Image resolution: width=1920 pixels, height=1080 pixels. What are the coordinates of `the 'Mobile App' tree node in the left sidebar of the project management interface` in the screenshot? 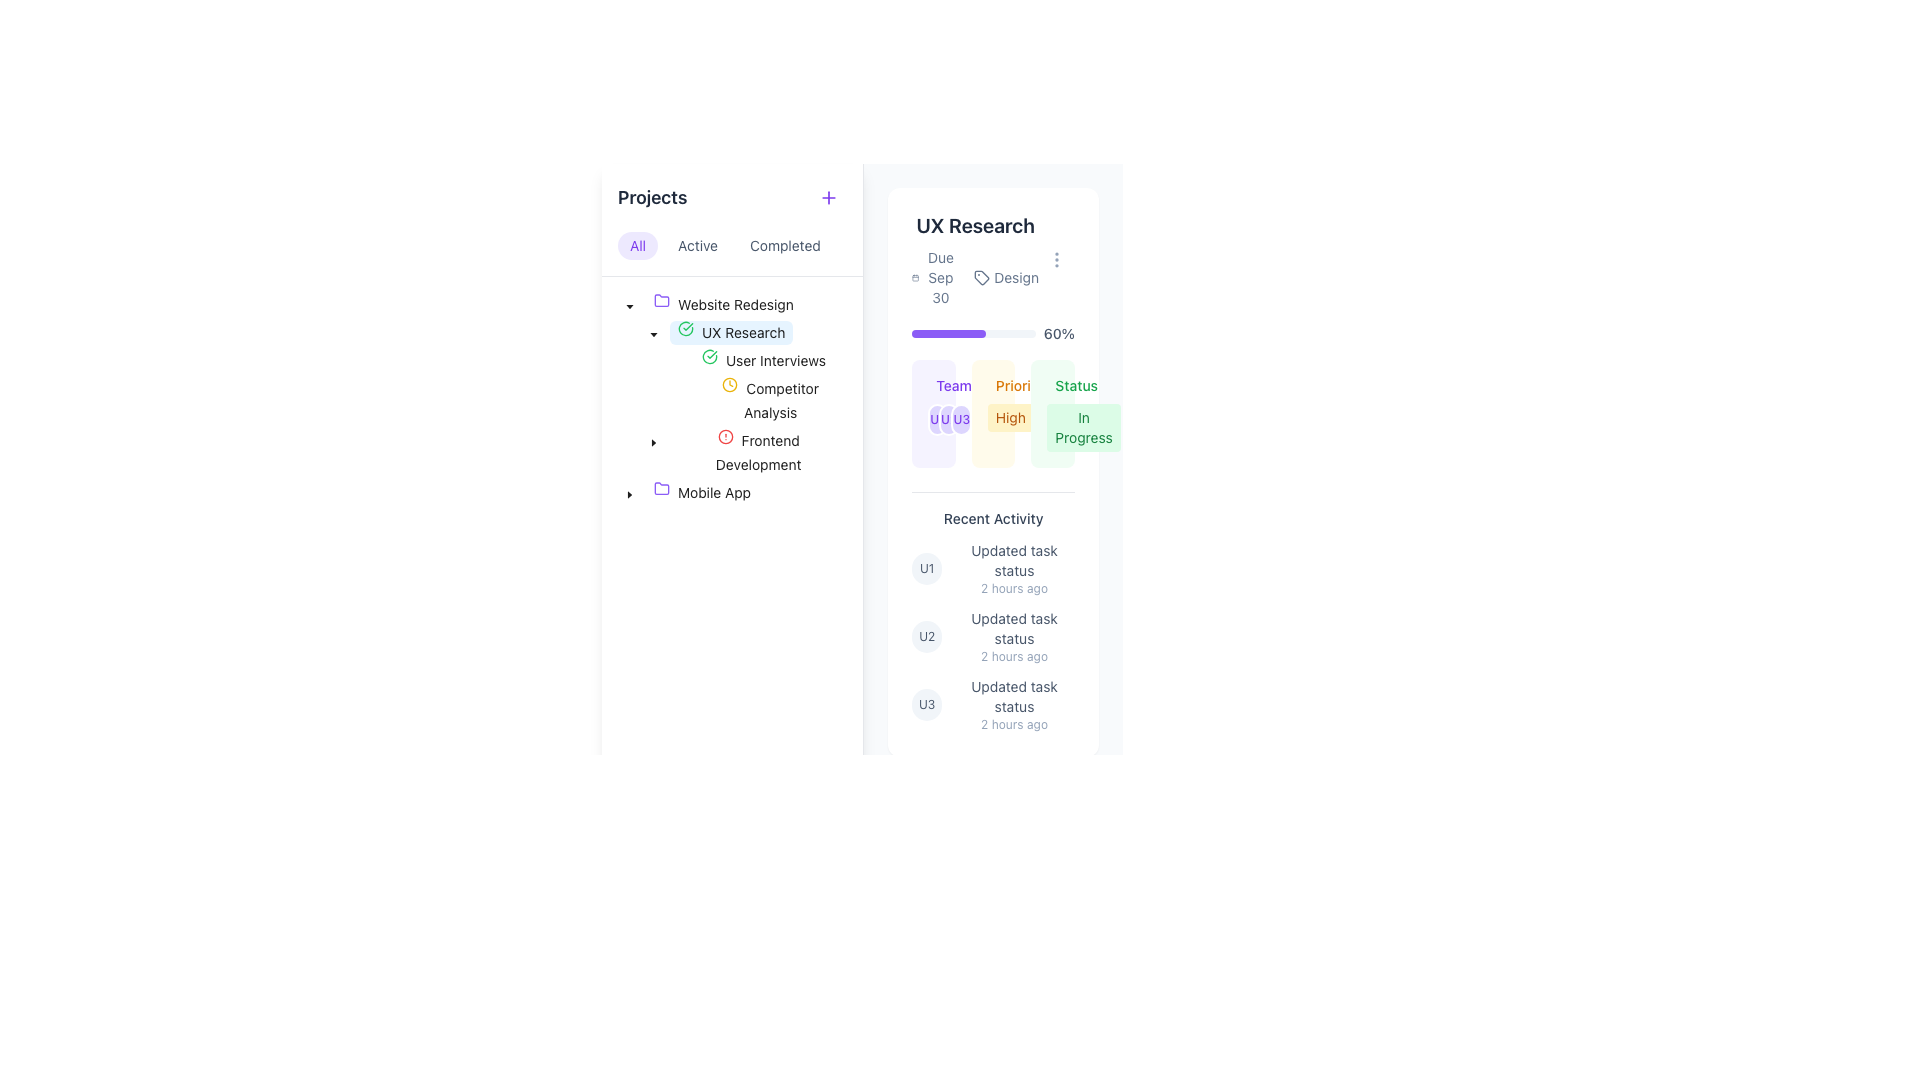 It's located at (688, 493).